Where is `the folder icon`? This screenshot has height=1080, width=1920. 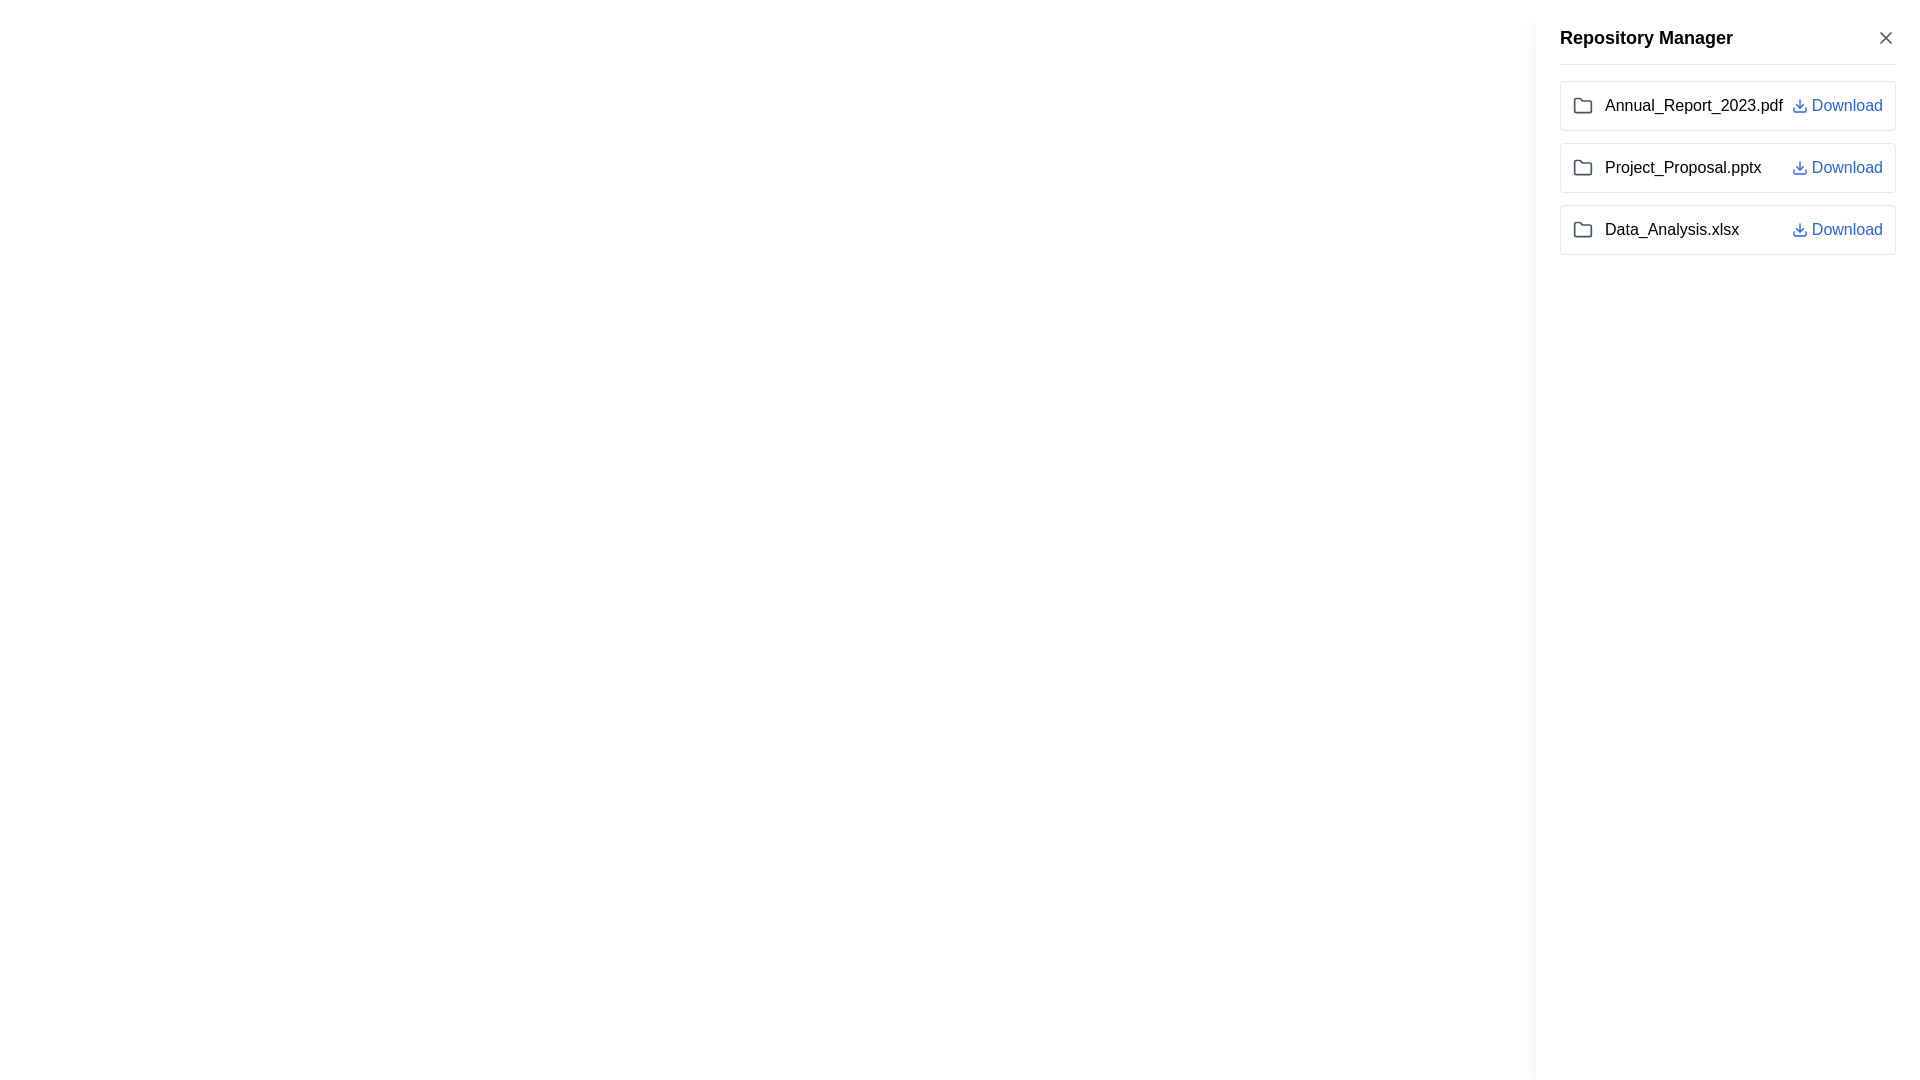 the folder icon is located at coordinates (1582, 227).